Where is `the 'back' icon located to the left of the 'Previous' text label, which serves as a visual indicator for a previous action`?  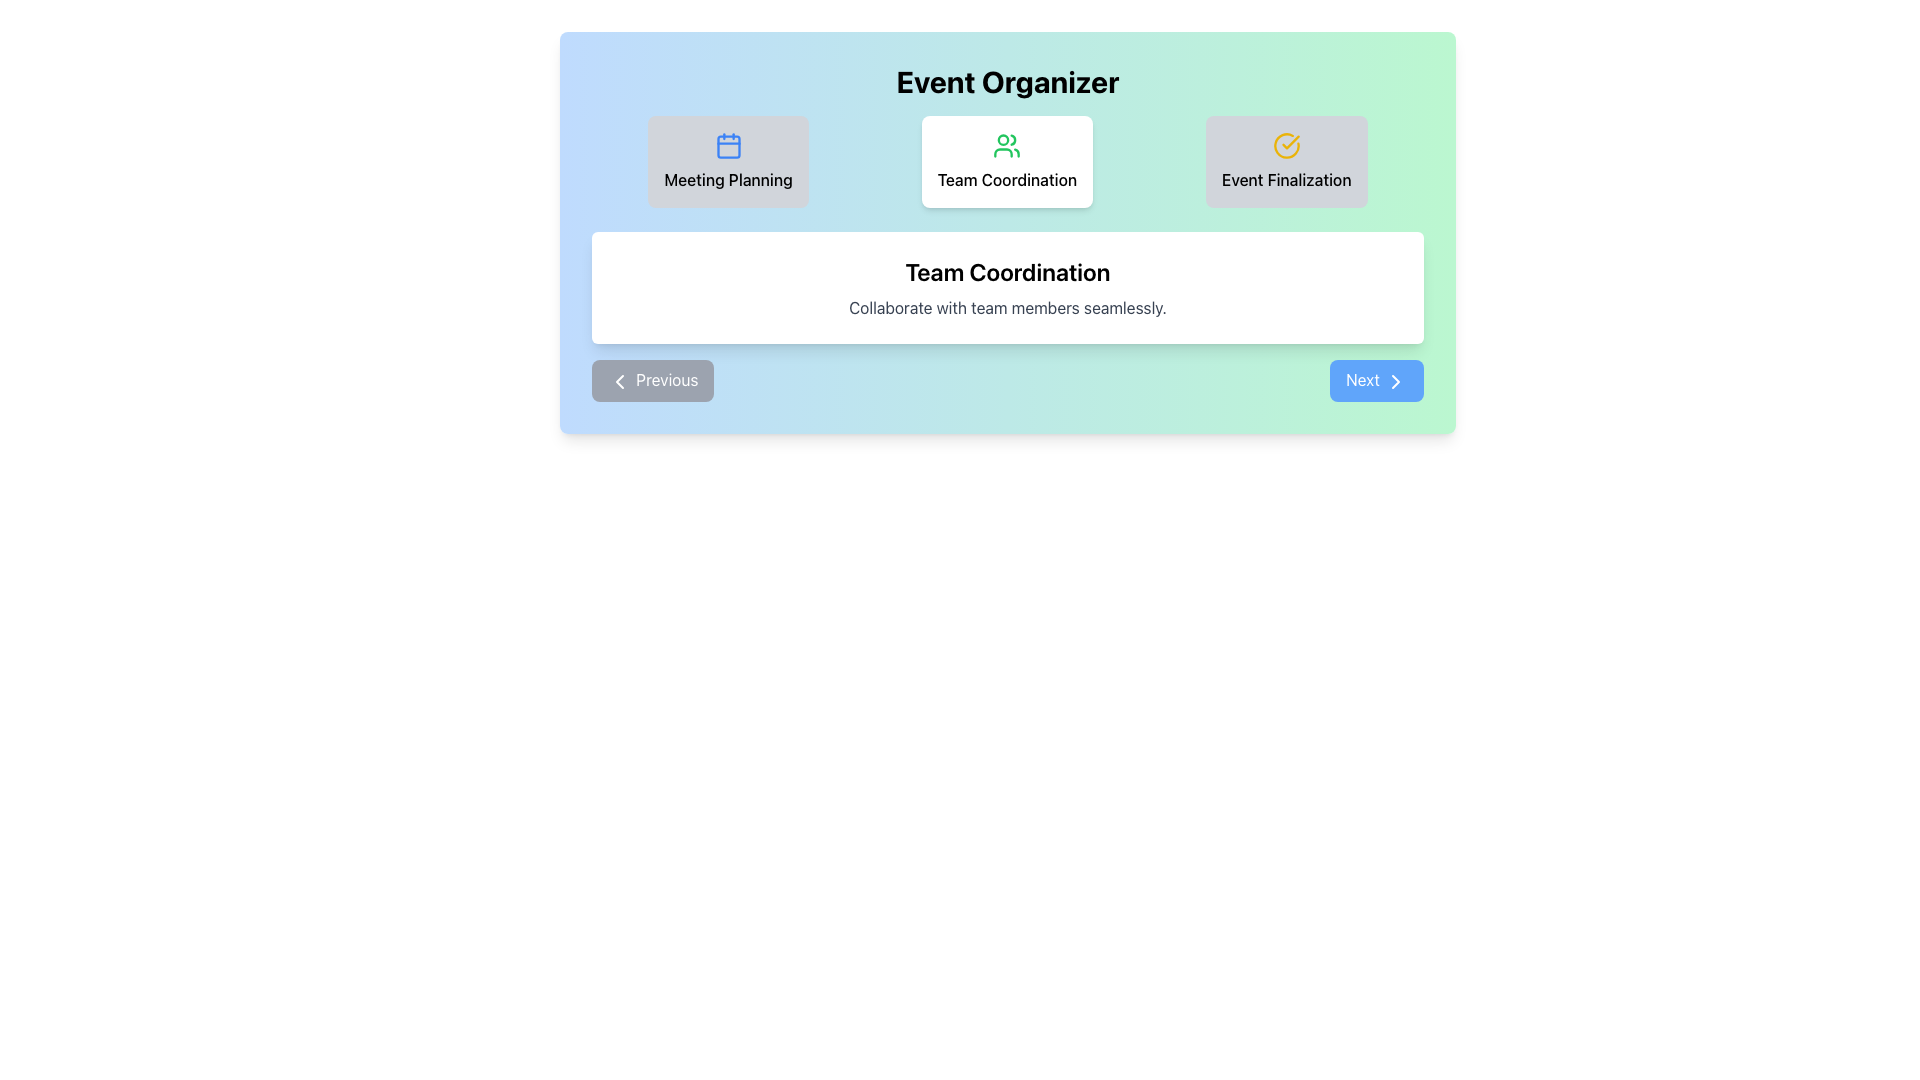 the 'back' icon located to the left of the 'Previous' text label, which serves as a visual indicator for a previous action is located at coordinates (618, 381).